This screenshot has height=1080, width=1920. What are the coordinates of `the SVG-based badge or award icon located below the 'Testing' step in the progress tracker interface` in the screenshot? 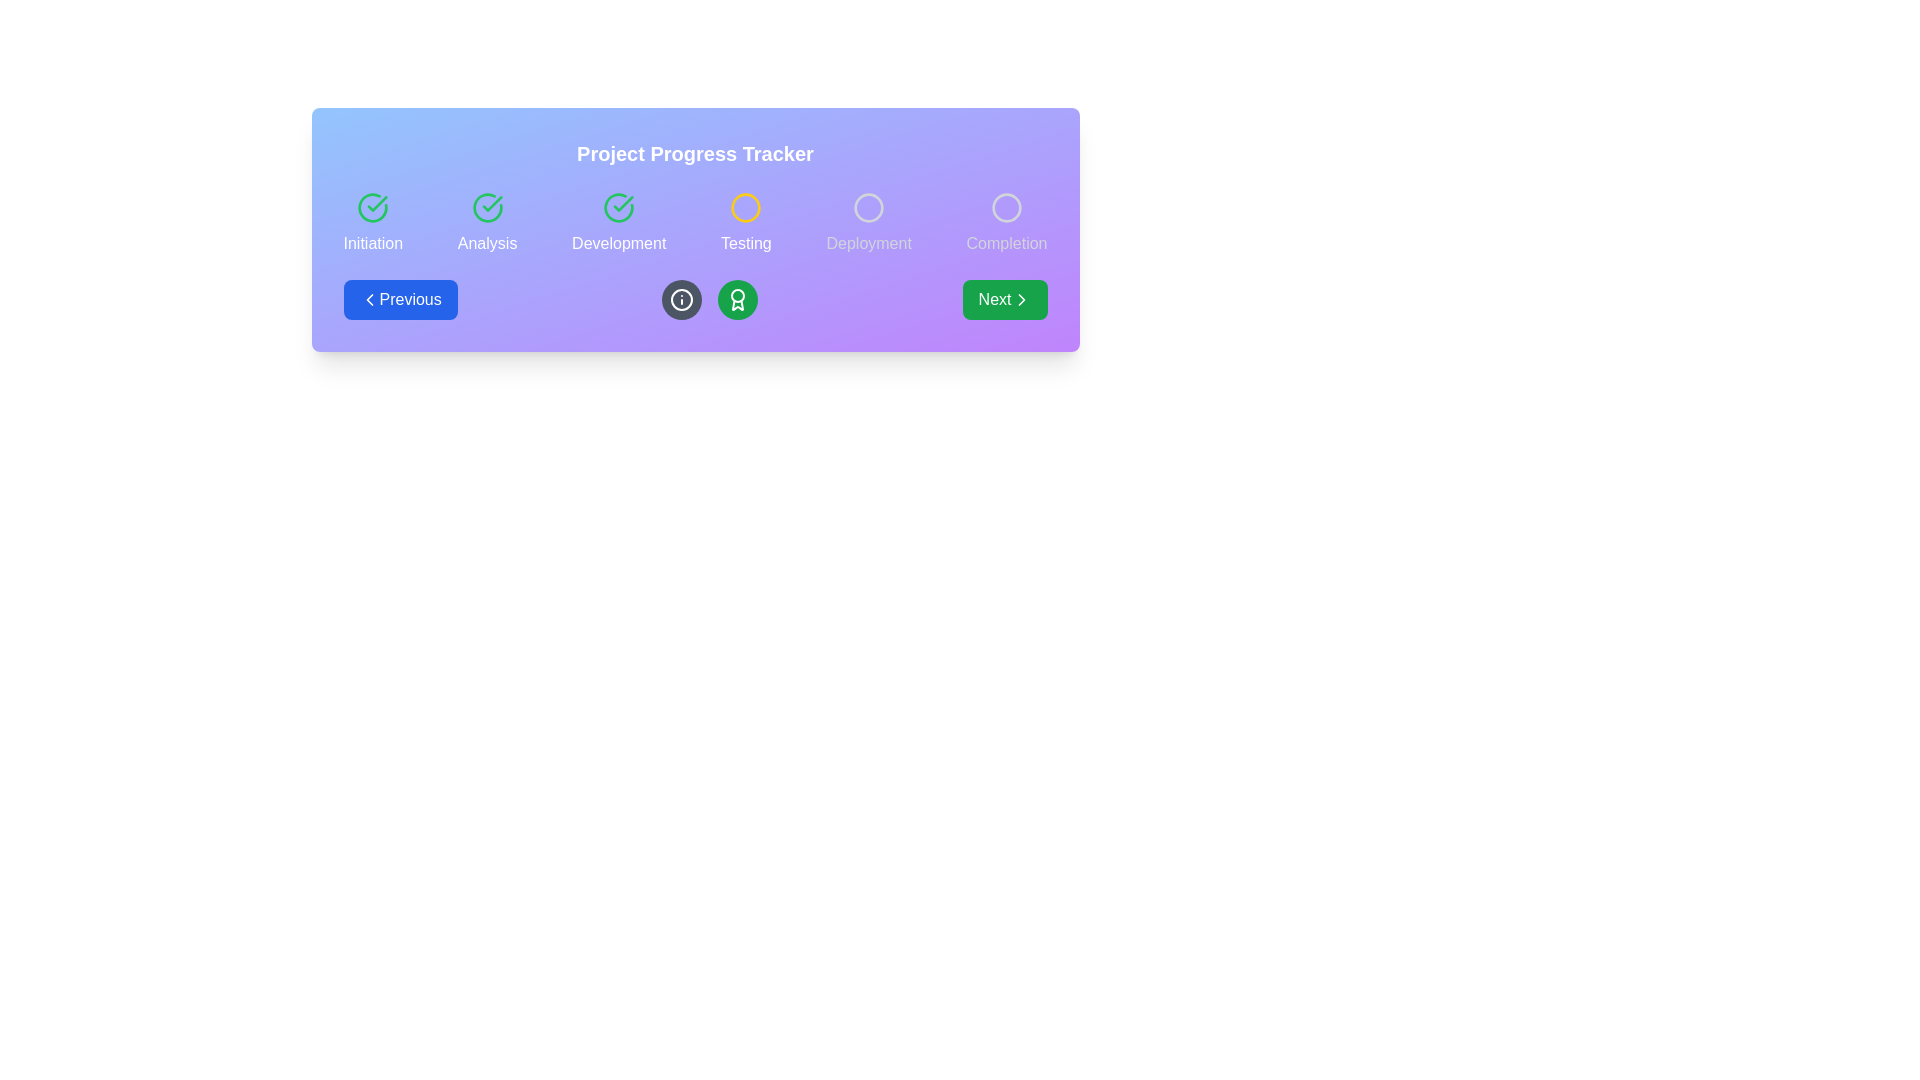 It's located at (737, 305).